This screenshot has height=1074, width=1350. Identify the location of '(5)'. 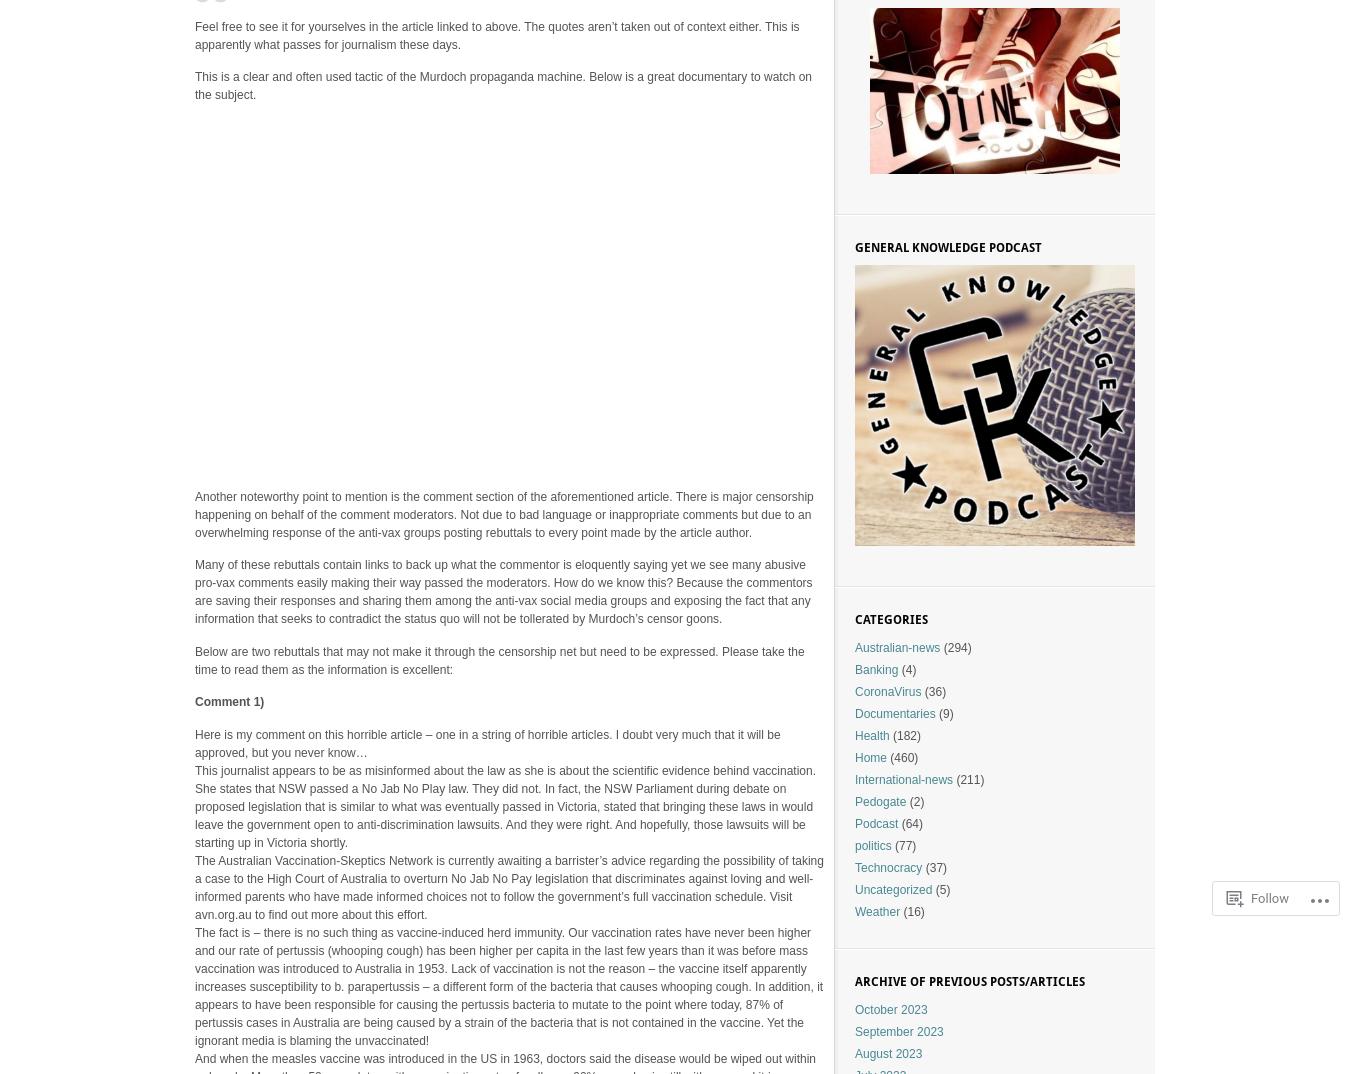
(939, 889).